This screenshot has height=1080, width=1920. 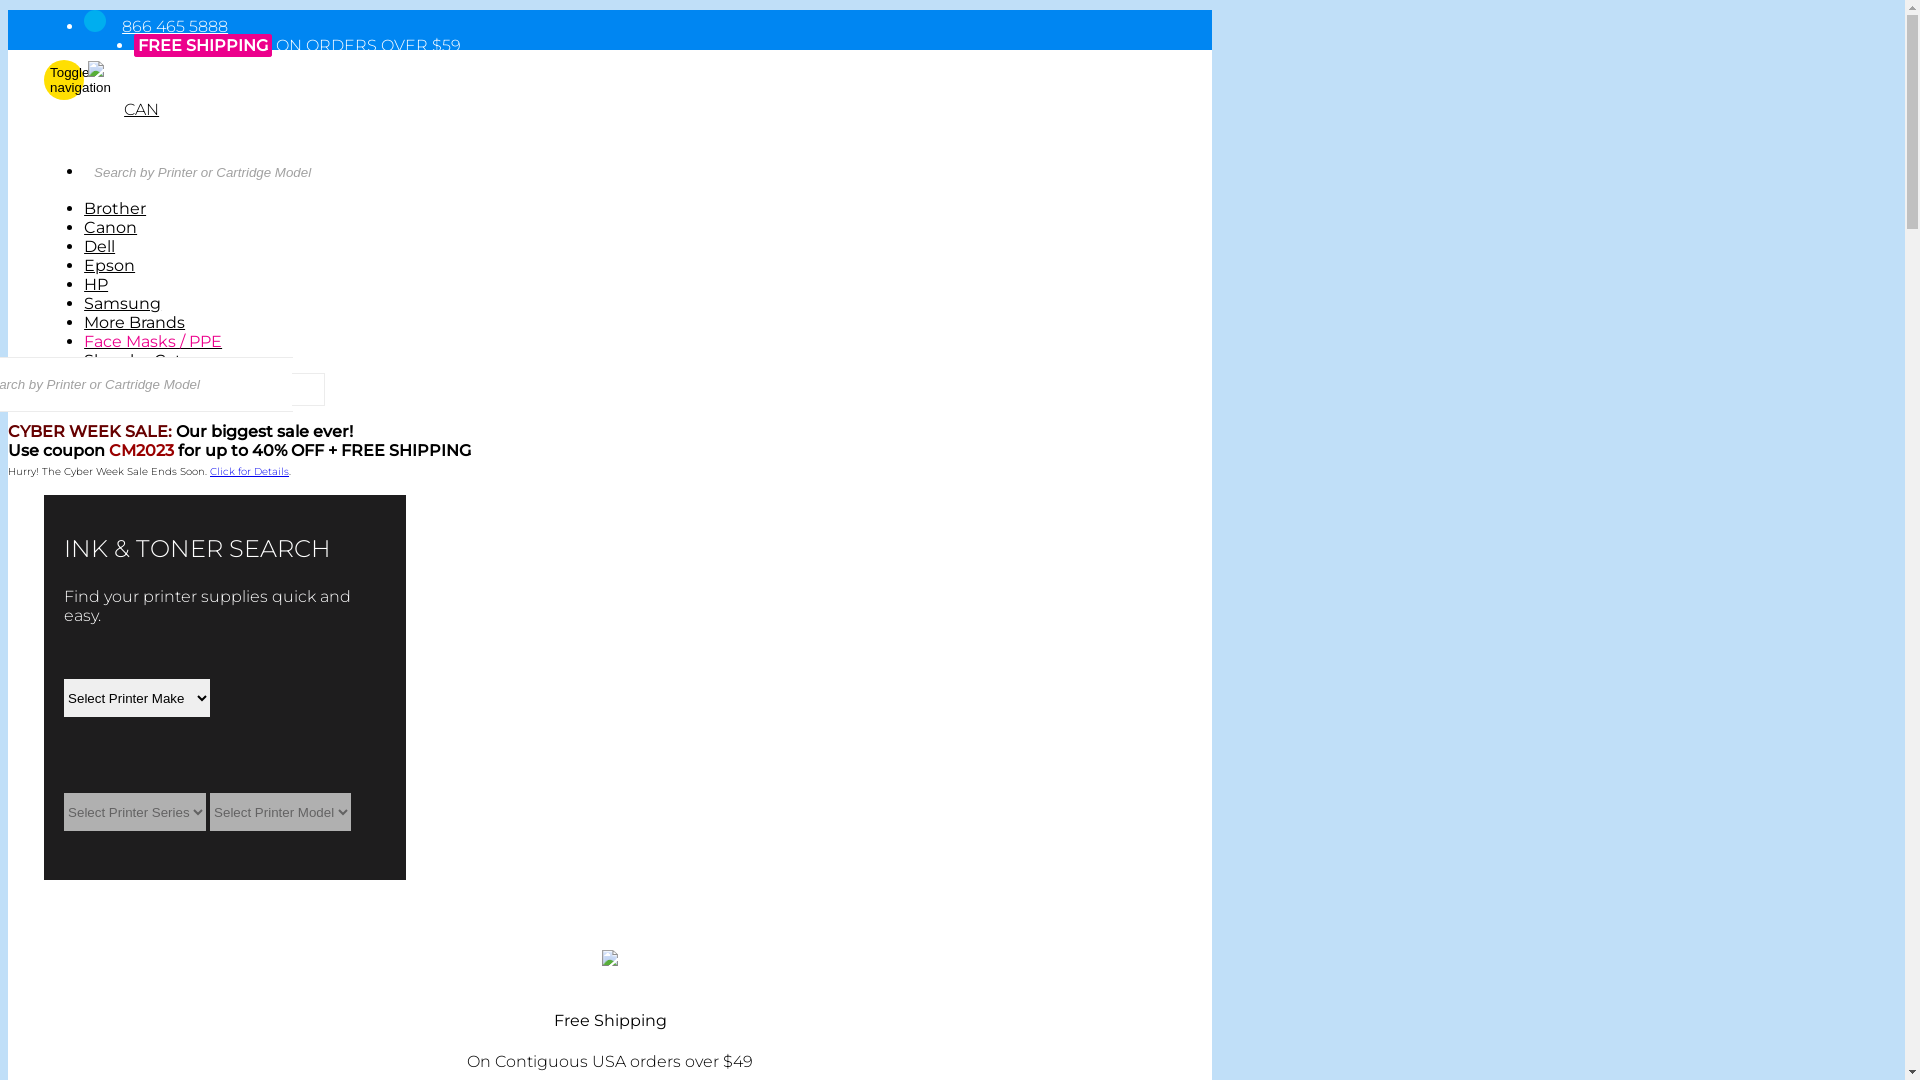 I want to click on 'Click for Details', so click(x=248, y=471).